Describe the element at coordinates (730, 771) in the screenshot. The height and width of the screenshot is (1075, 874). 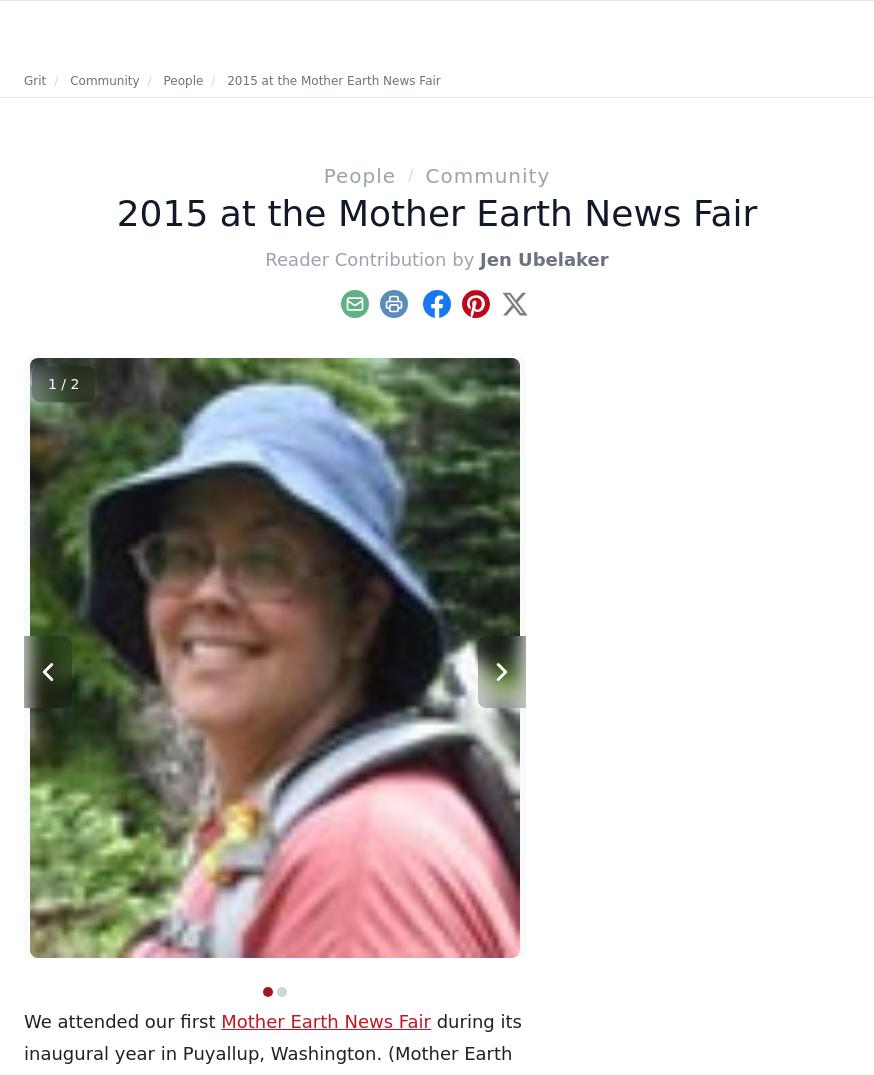
I see `'Try making one of these delicious and easy squash recipes, like the Healthy Squash Casserole or the Pumpkin Pie Latte.'` at that location.